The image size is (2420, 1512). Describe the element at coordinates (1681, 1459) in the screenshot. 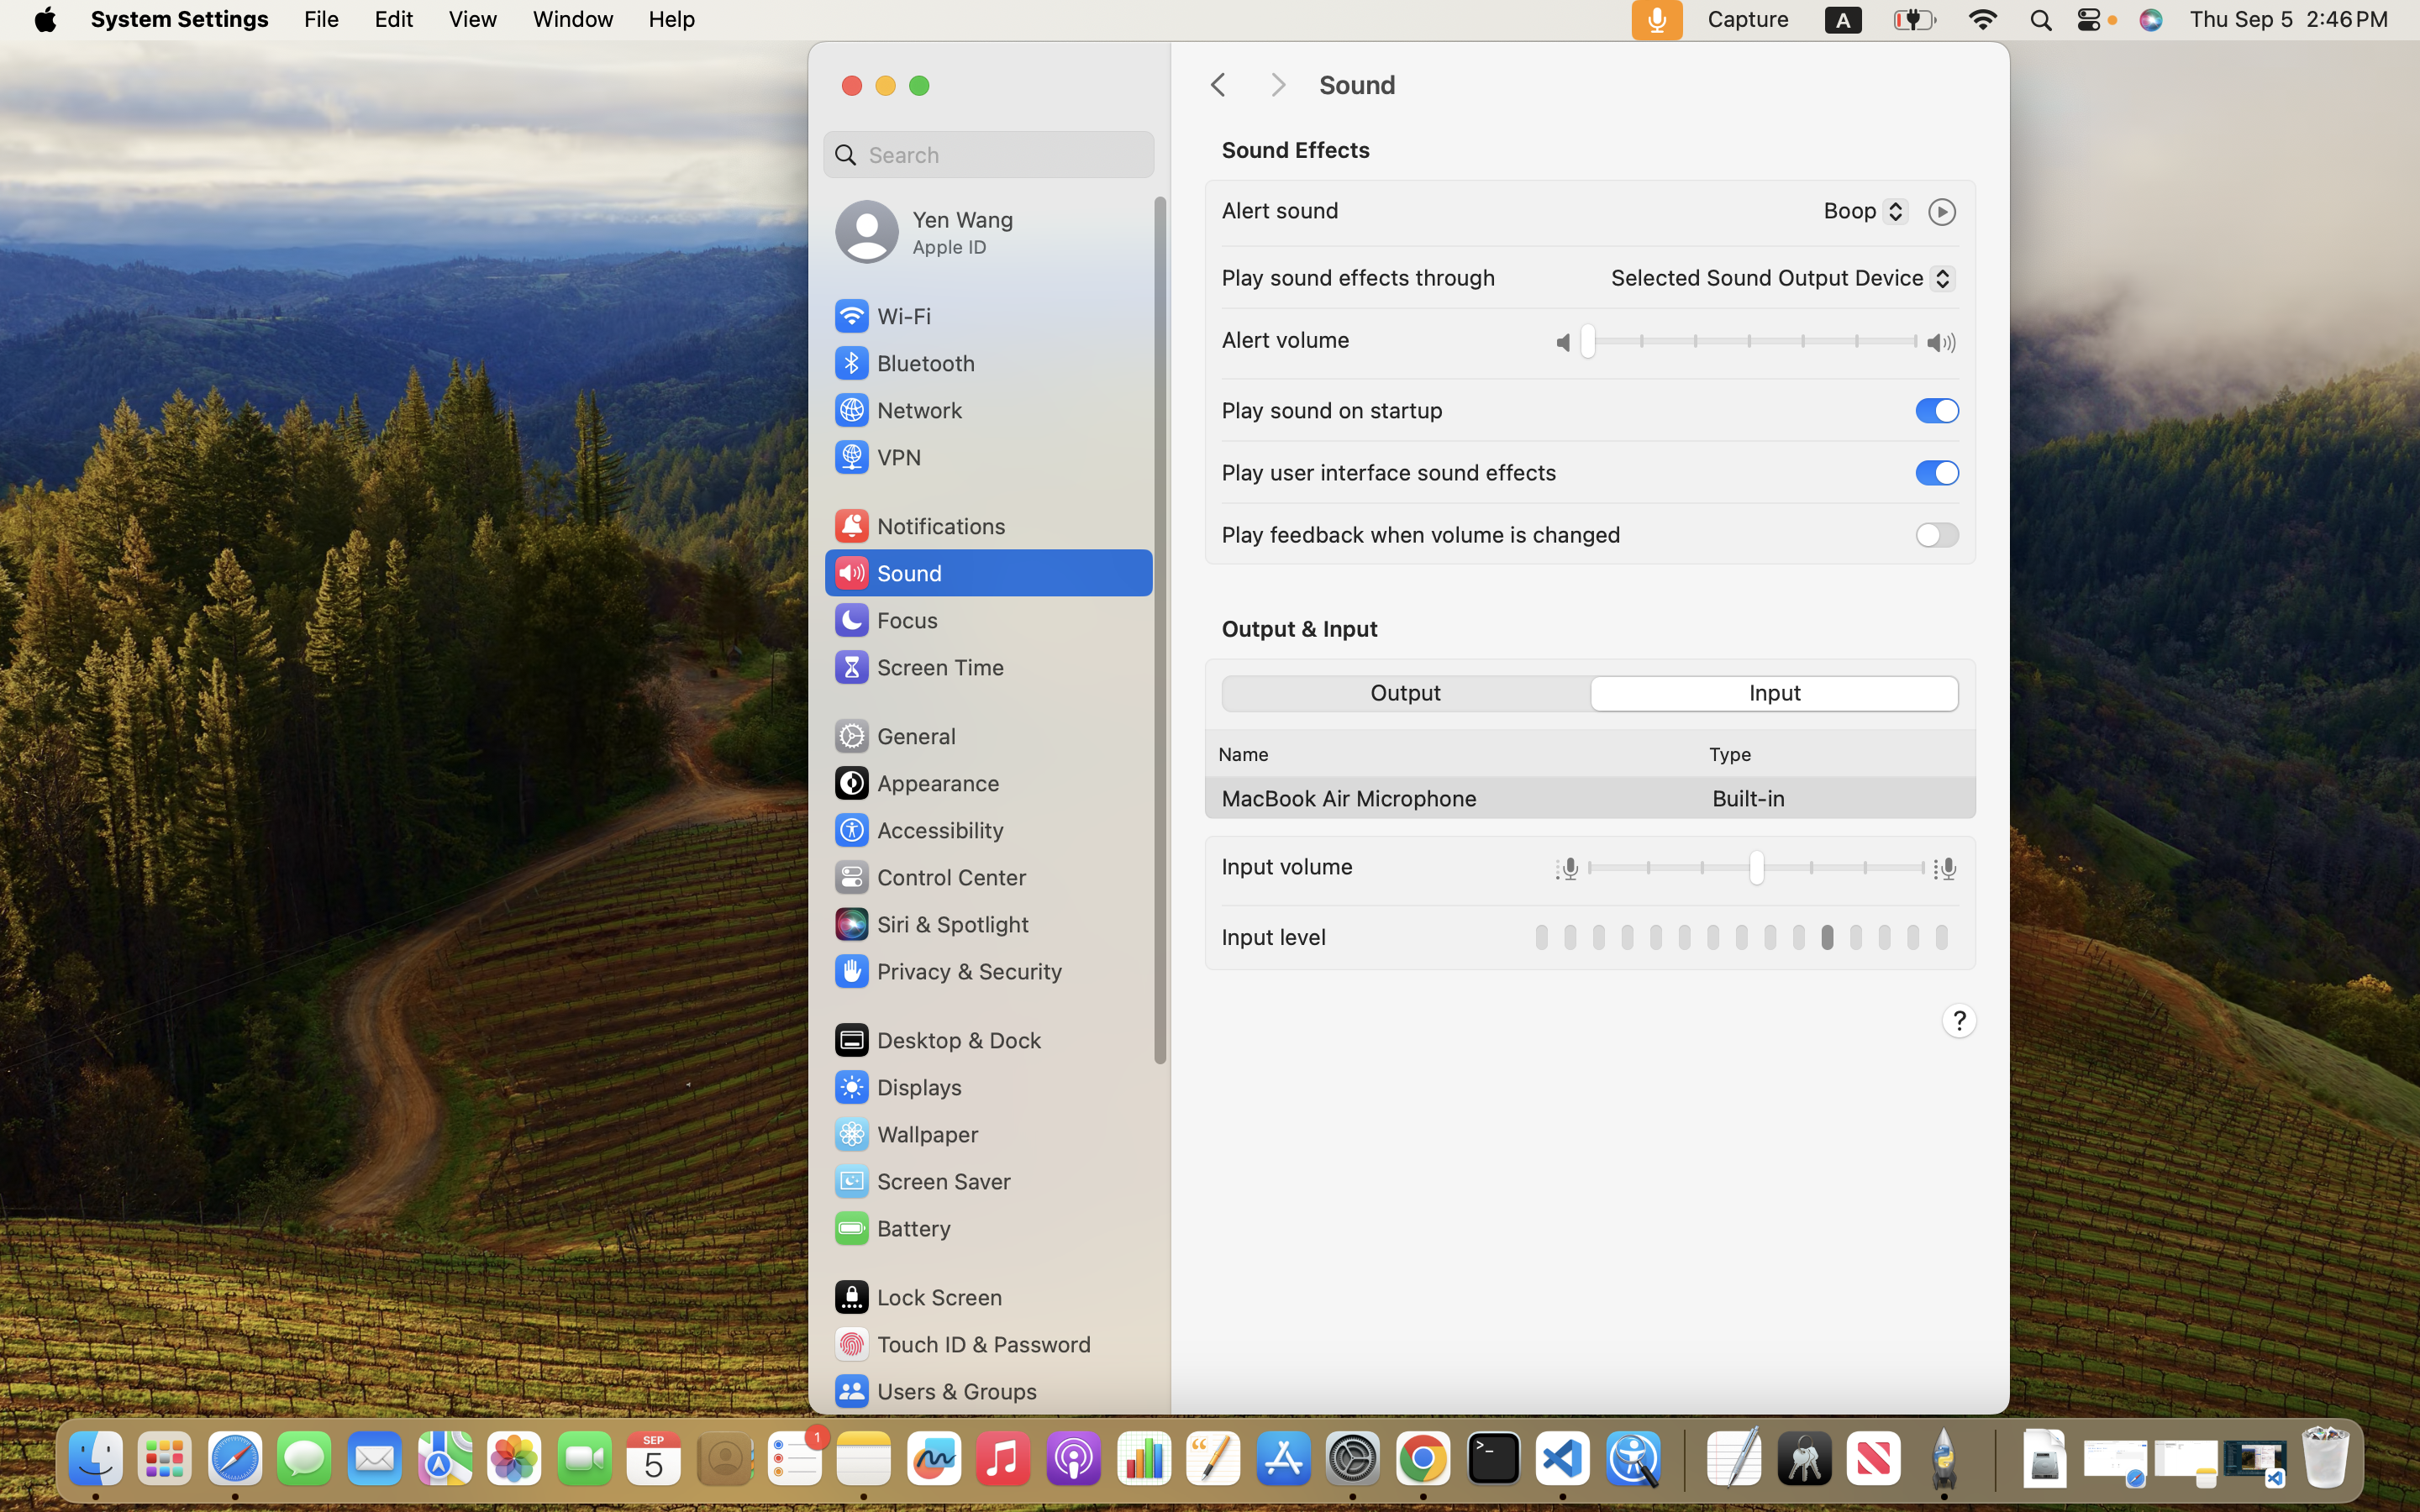

I see `'0.4285714328289032'` at that location.